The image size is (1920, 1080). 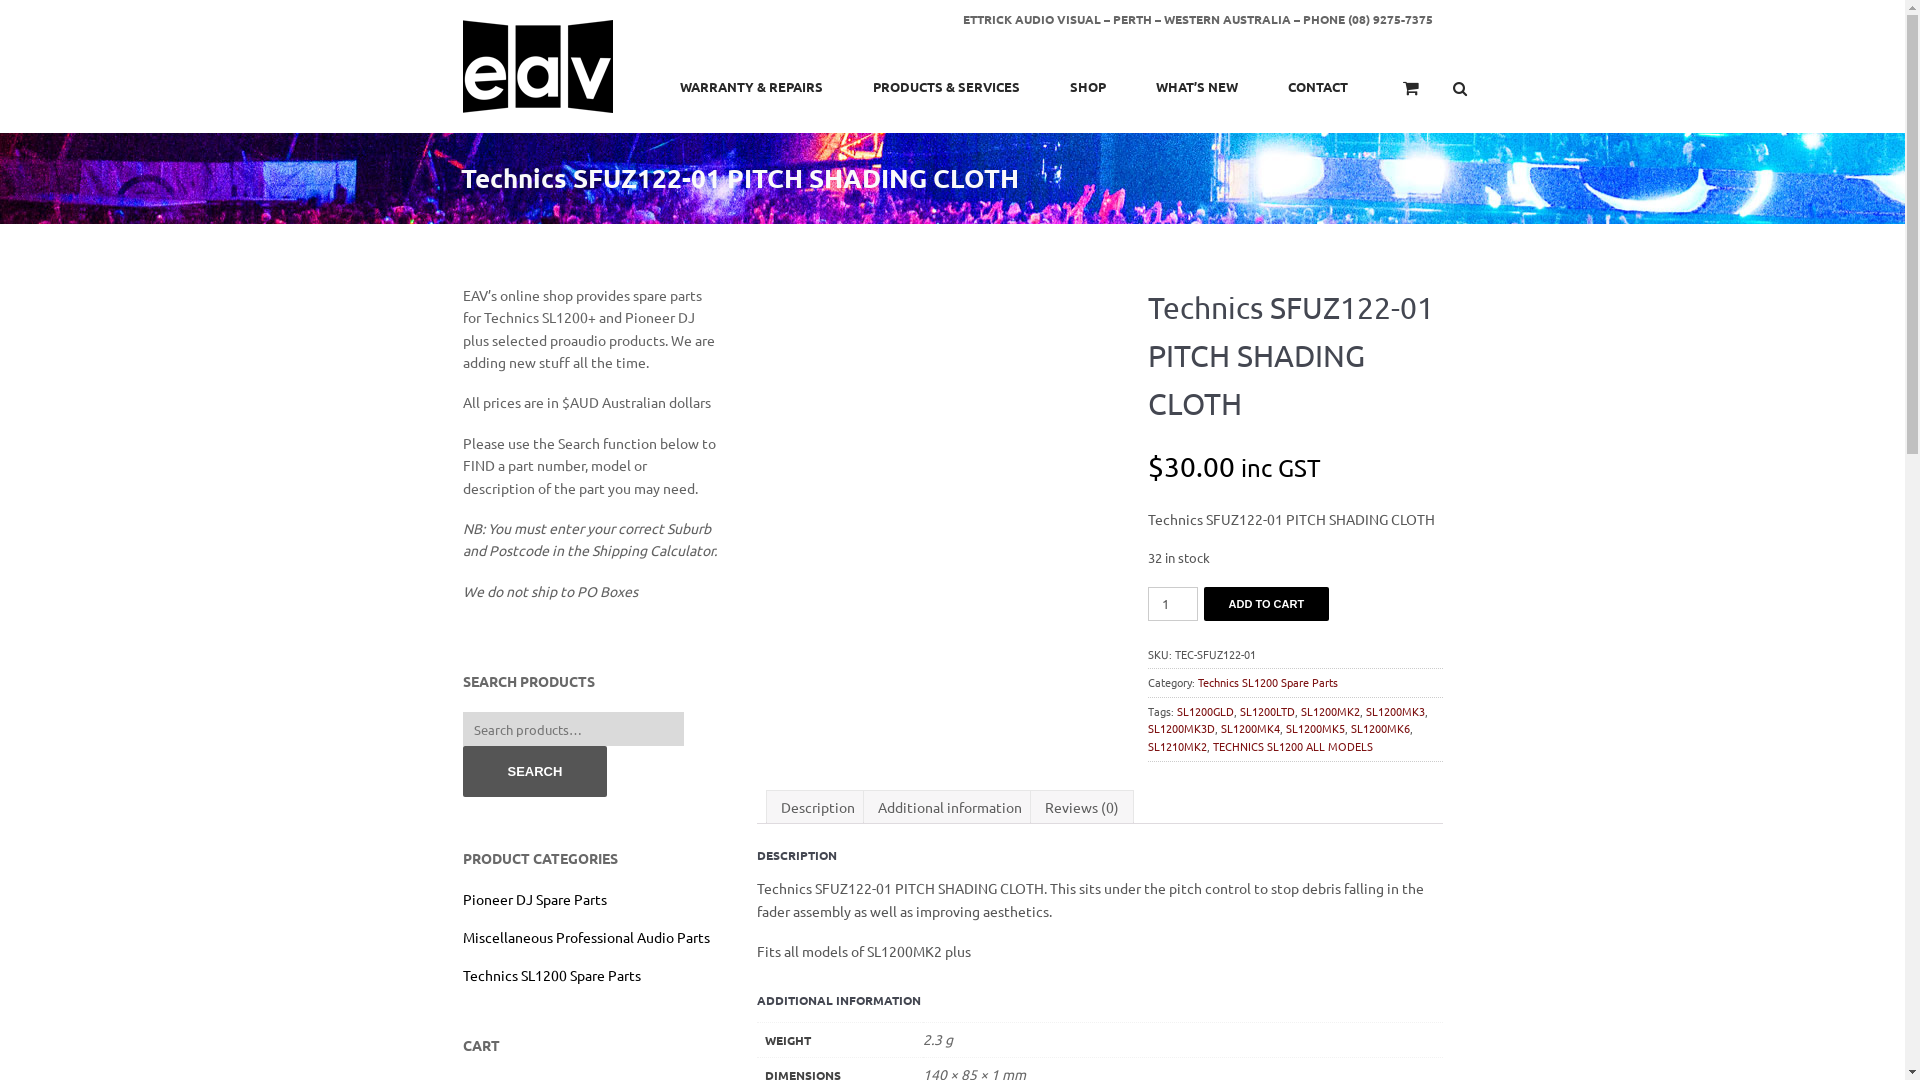 What do you see at coordinates (551, 974) in the screenshot?
I see `'Technics SL1200 Spare Parts'` at bounding box center [551, 974].